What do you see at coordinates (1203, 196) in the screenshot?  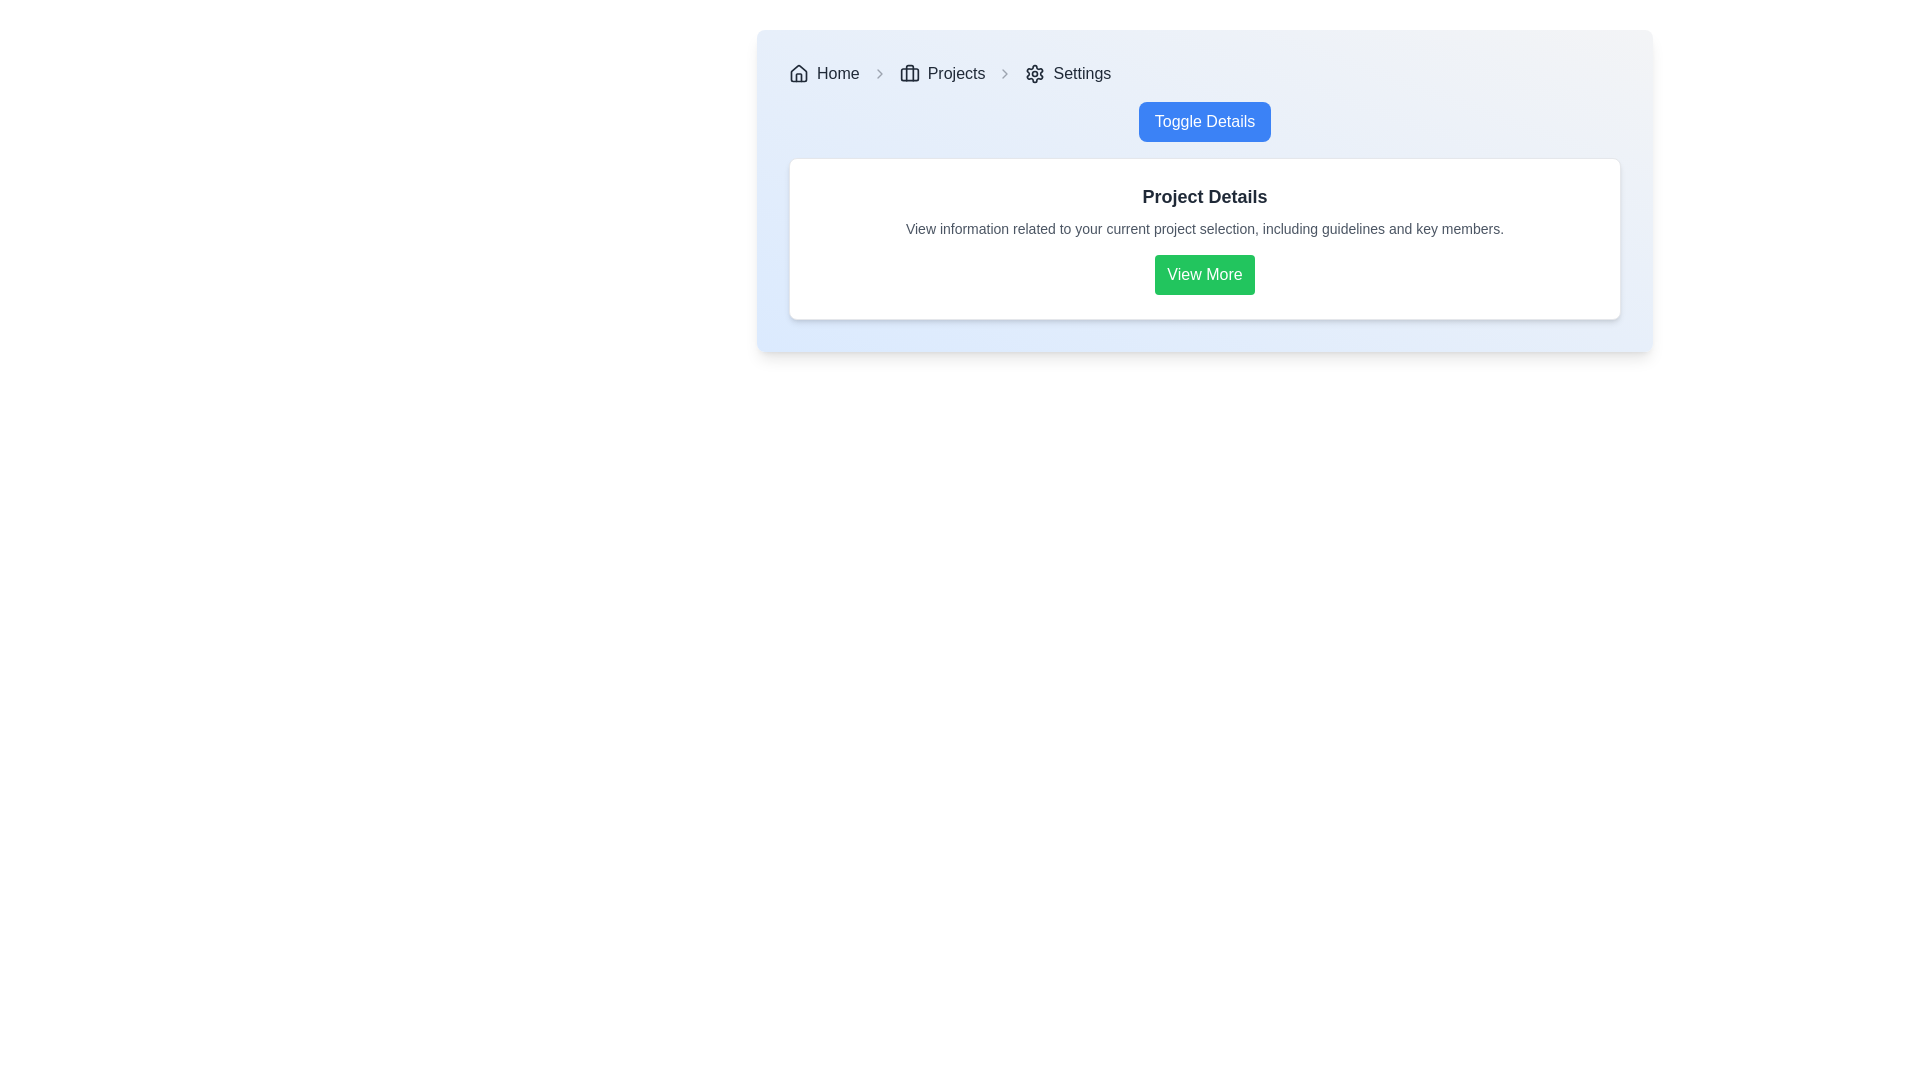 I see `the 'Project Details' heading text, which is styled in bold and slightly larger font, indicating its significance and positioned above the descriptive text and the 'View More' button` at bounding box center [1203, 196].